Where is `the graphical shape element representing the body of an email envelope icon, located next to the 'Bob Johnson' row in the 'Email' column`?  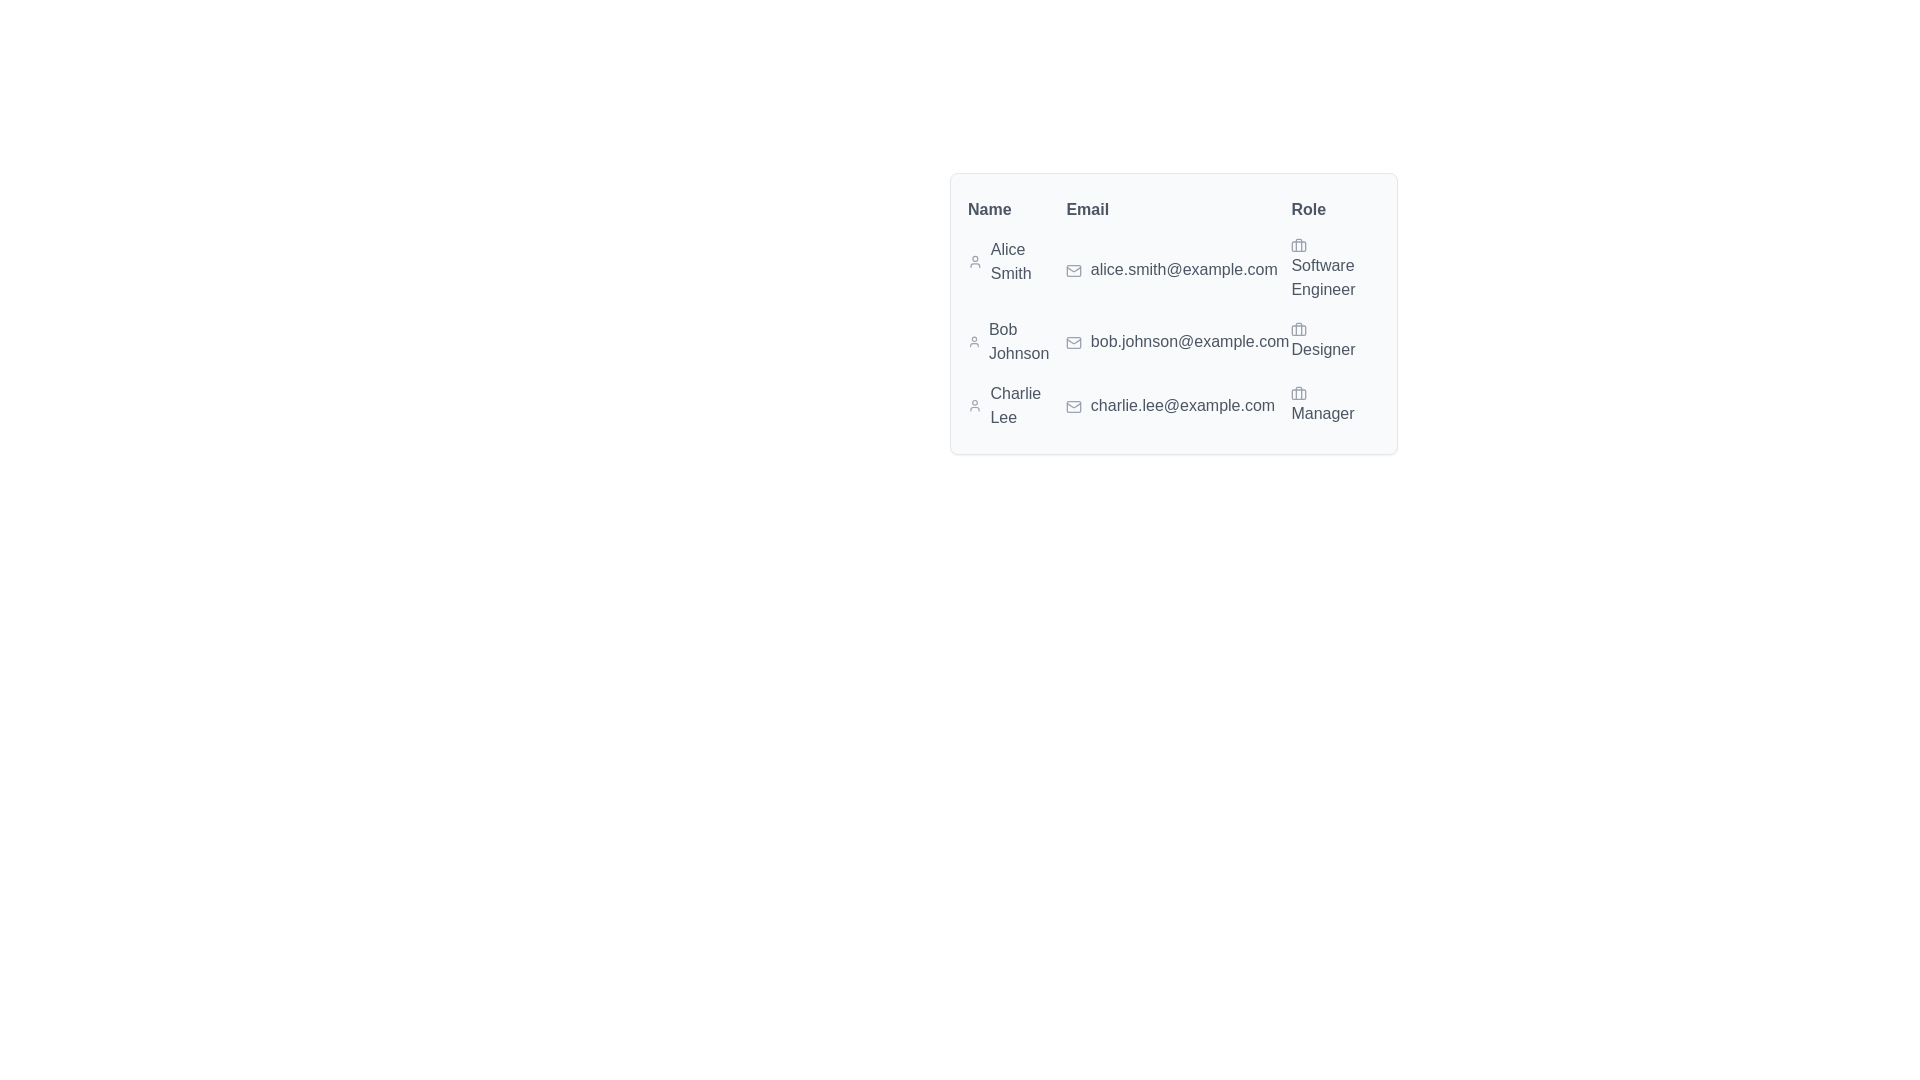
the graphical shape element representing the body of an email envelope icon, located next to the 'Bob Johnson' row in the 'Email' column is located at coordinates (1073, 341).